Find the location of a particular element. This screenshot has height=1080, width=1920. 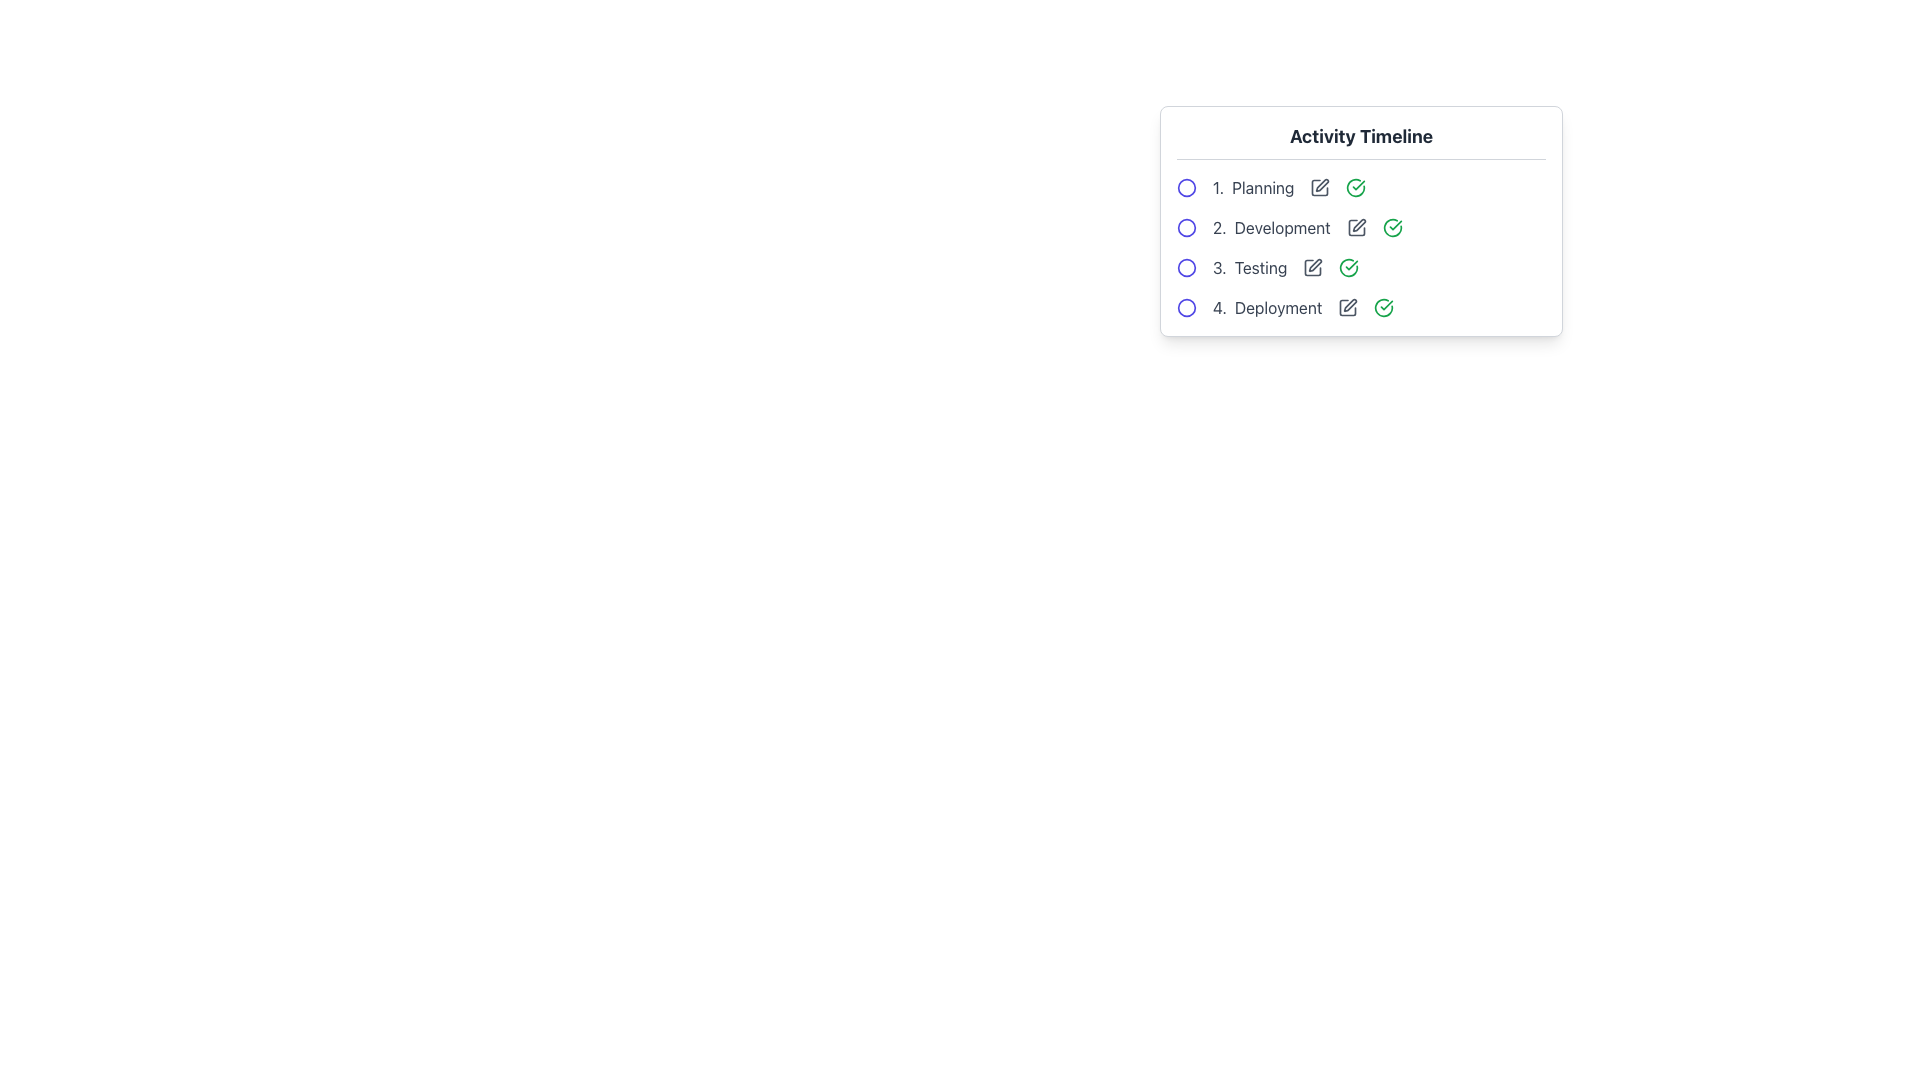

the text label element reading 'Planning', which is the first item in the bulleted list titled 'Activity Timeline' is located at coordinates (1262, 188).